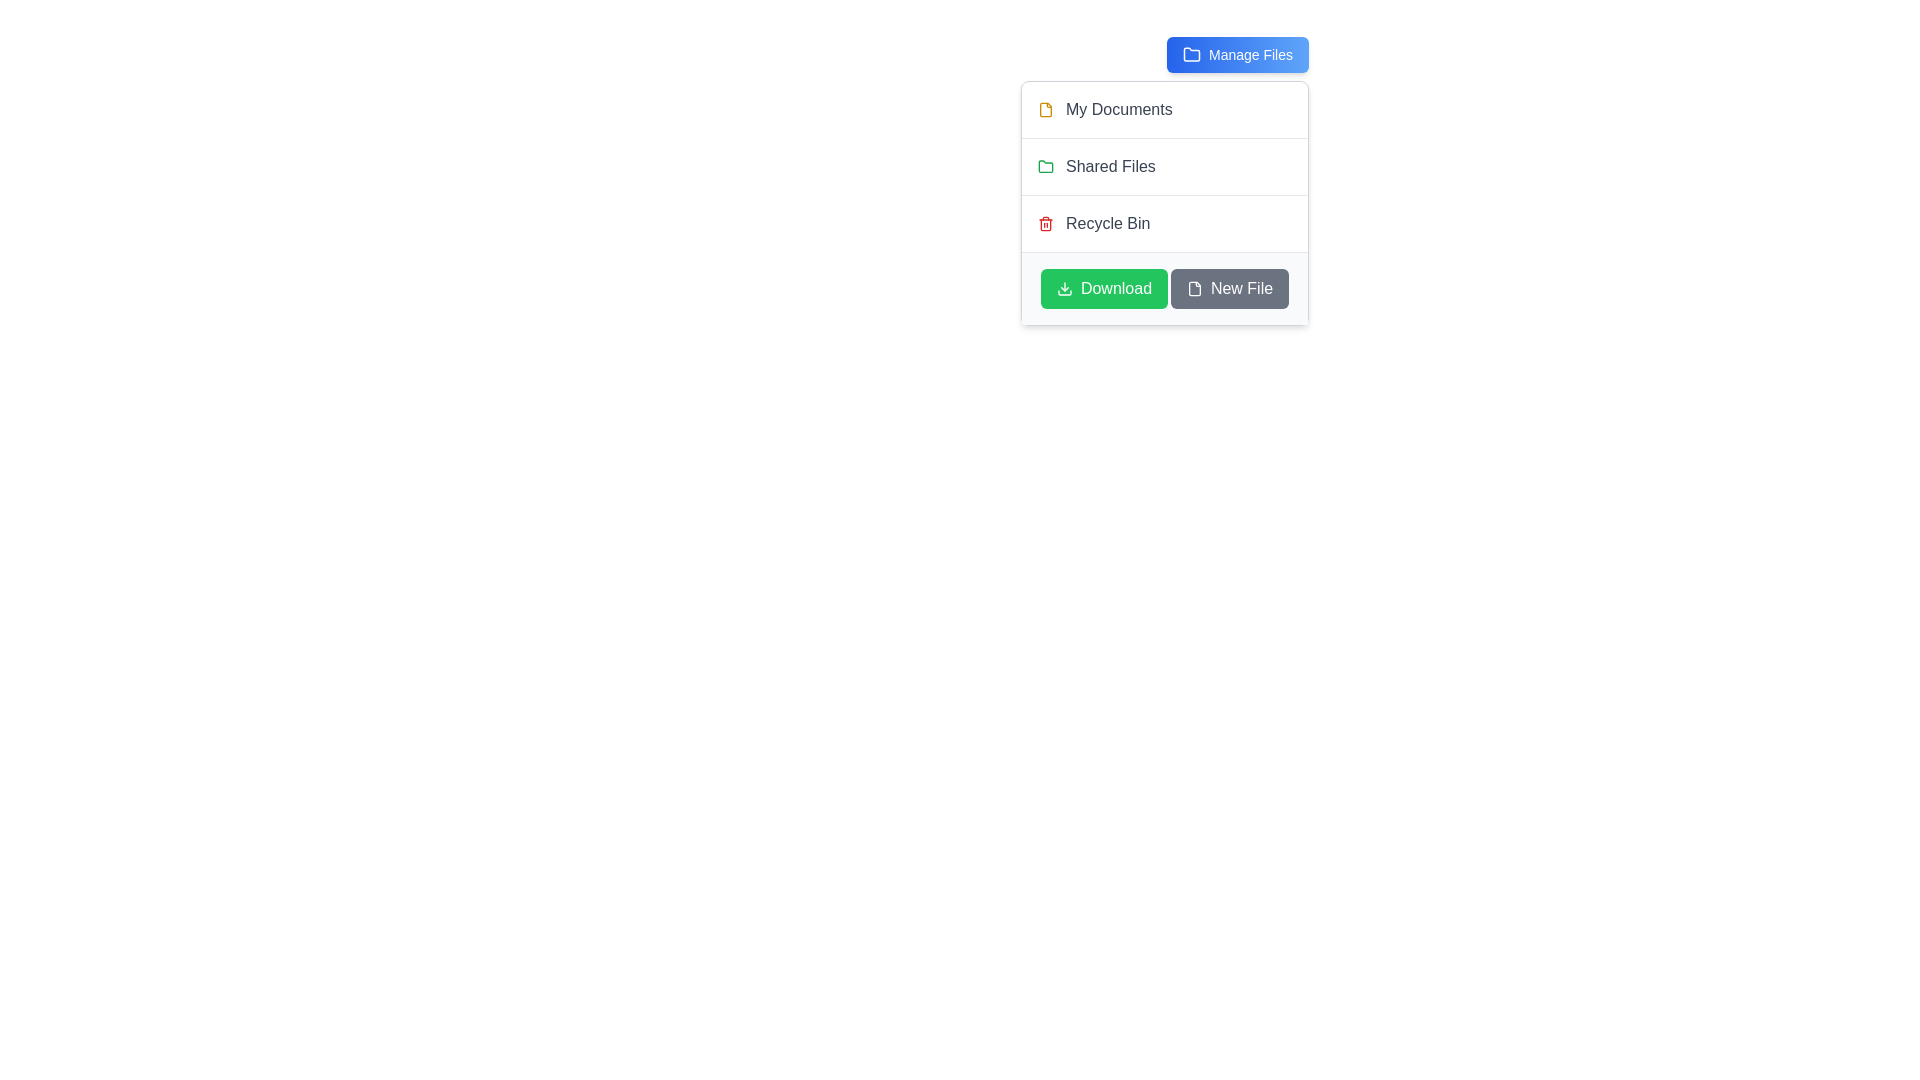 Image resolution: width=1920 pixels, height=1080 pixels. I want to click on the 'Shared Files' text label, which is displayed in gray font and is located in the second row of the list under the header 'Shared Files', horizontally aligned with a green folder icon, so click(1109, 165).